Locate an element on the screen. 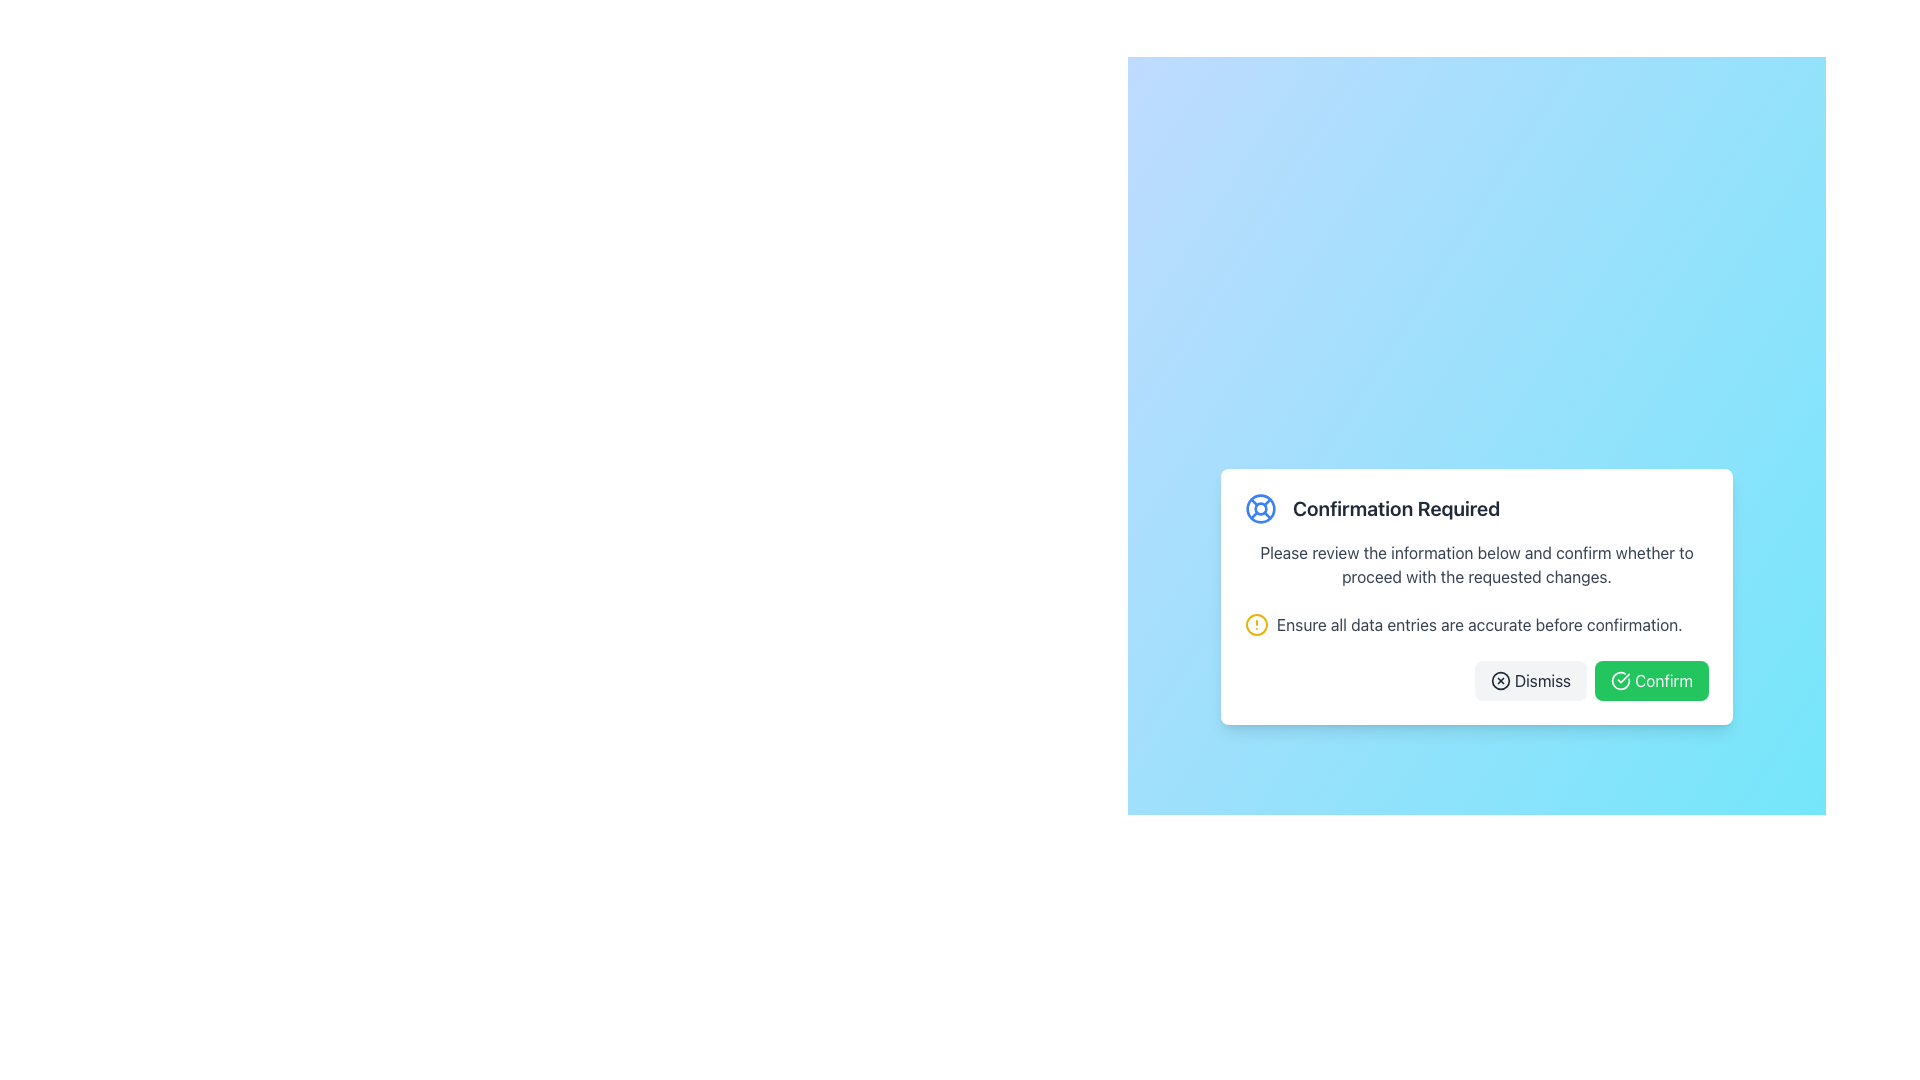 This screenshot has width=1920, height=1080. the circular icon with a bold border and a cross (X) in the center, located inside the 'Dismiss' button of the confirmation dialog is located at coordinates (1500, 680).